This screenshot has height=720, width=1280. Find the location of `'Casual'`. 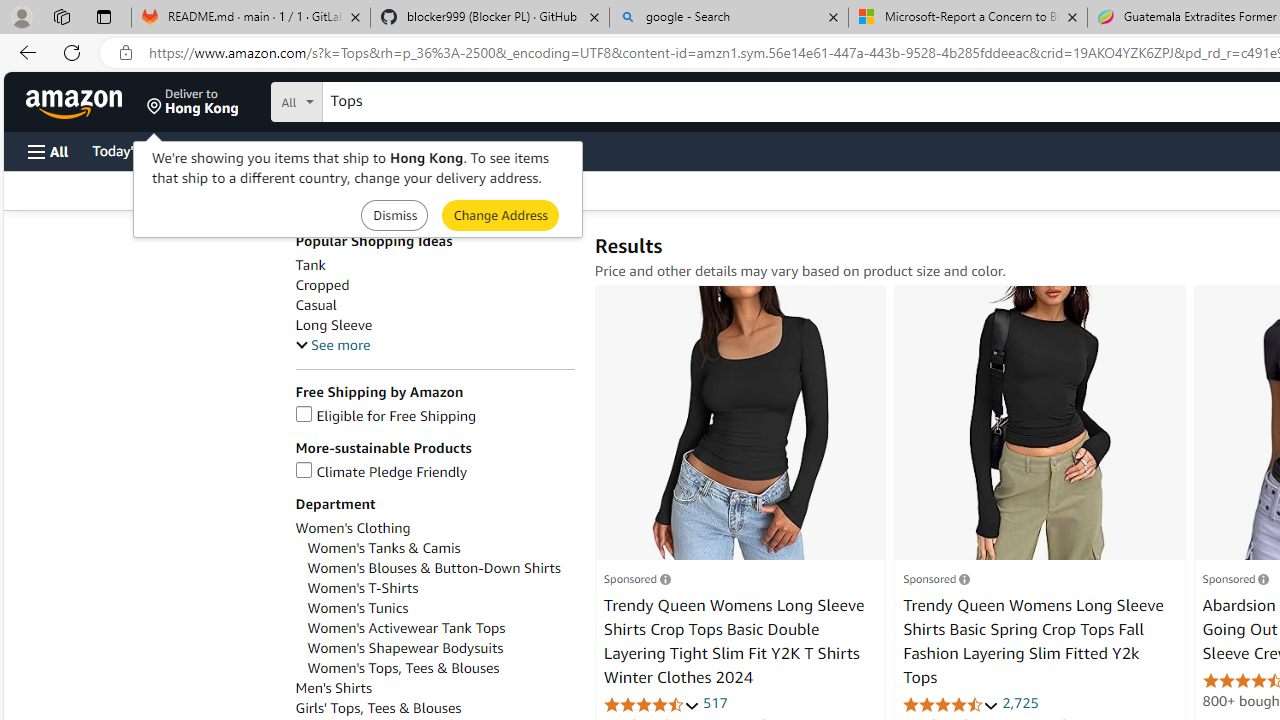

'Casual' is located at coordinates (433, 305).